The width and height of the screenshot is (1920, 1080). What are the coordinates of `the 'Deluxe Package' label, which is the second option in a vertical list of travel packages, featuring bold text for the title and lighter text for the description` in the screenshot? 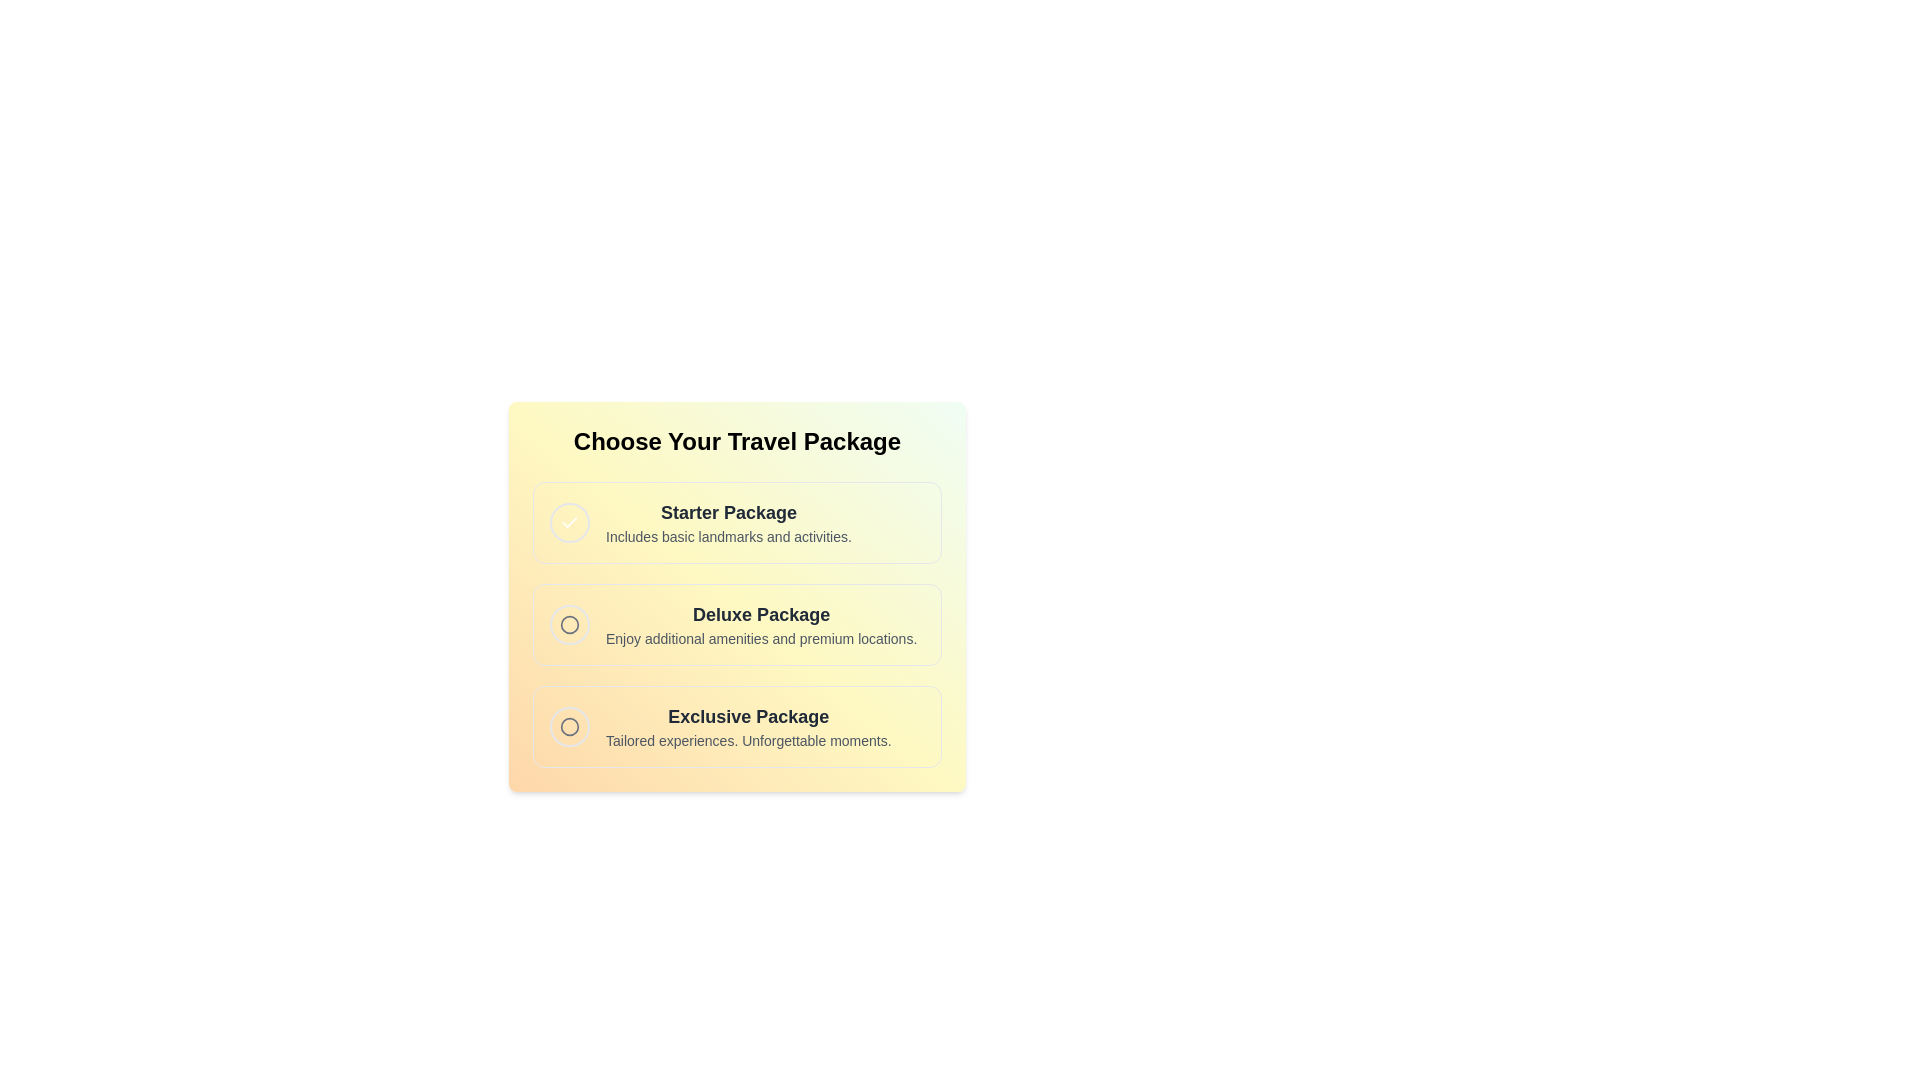 It's located at (760, 623).